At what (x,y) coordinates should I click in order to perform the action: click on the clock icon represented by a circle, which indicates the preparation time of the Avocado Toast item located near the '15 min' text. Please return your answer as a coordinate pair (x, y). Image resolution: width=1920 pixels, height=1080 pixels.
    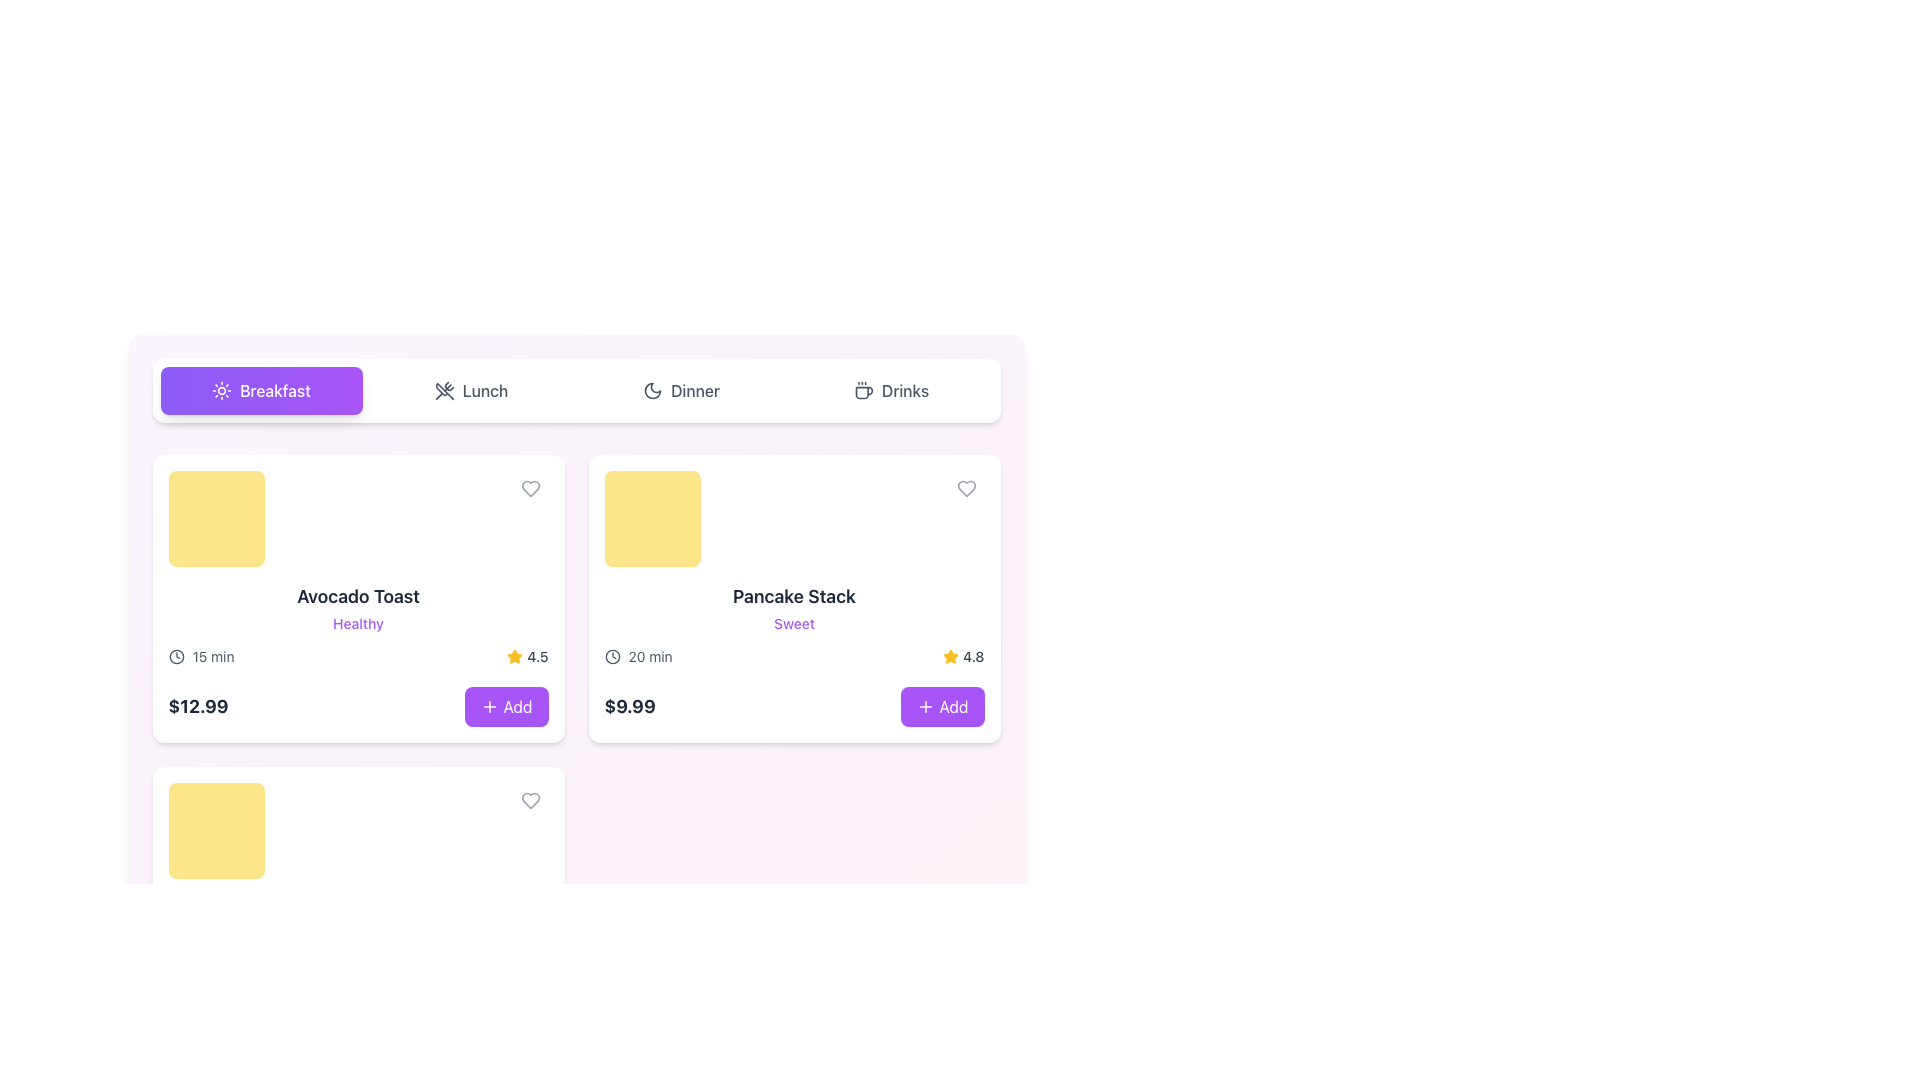
    Looking at the image, I should click on (176, 656).